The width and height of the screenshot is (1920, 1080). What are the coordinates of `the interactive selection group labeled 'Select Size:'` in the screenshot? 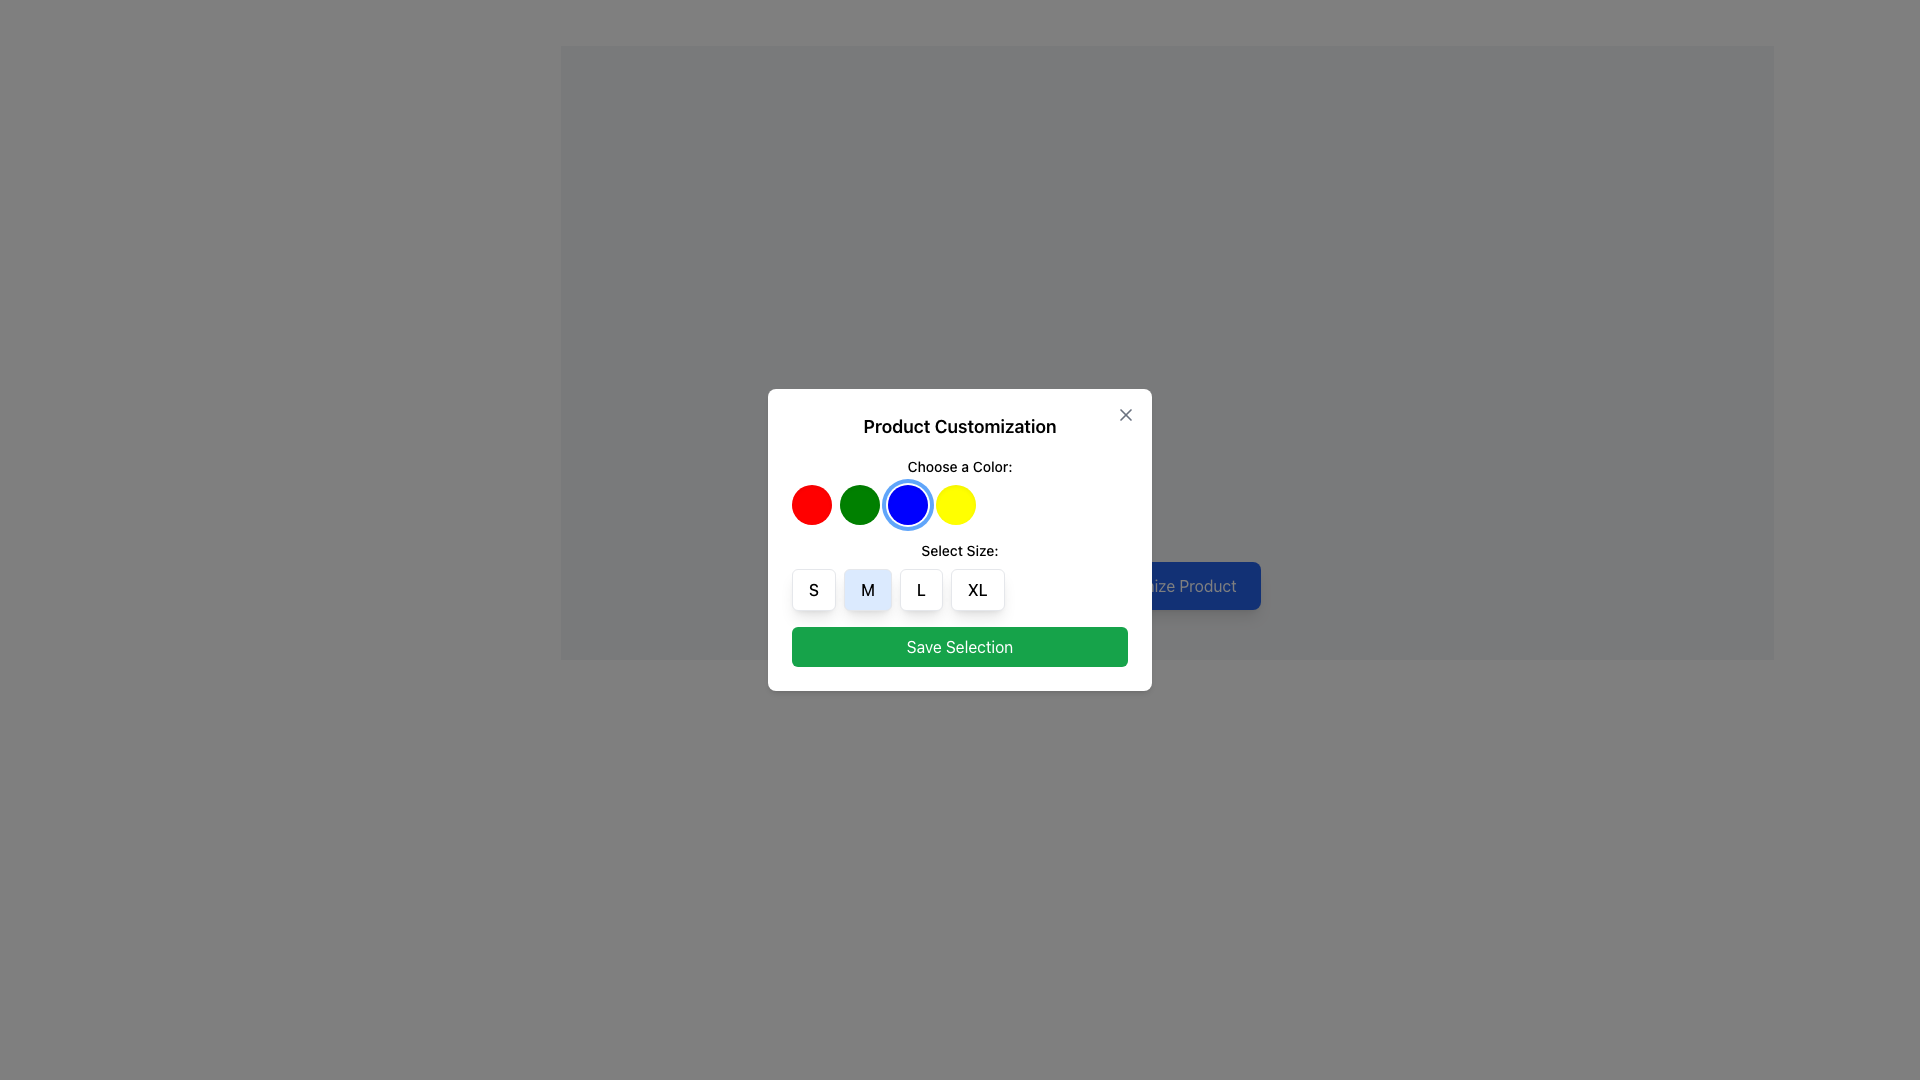 It's located at (960, 575).